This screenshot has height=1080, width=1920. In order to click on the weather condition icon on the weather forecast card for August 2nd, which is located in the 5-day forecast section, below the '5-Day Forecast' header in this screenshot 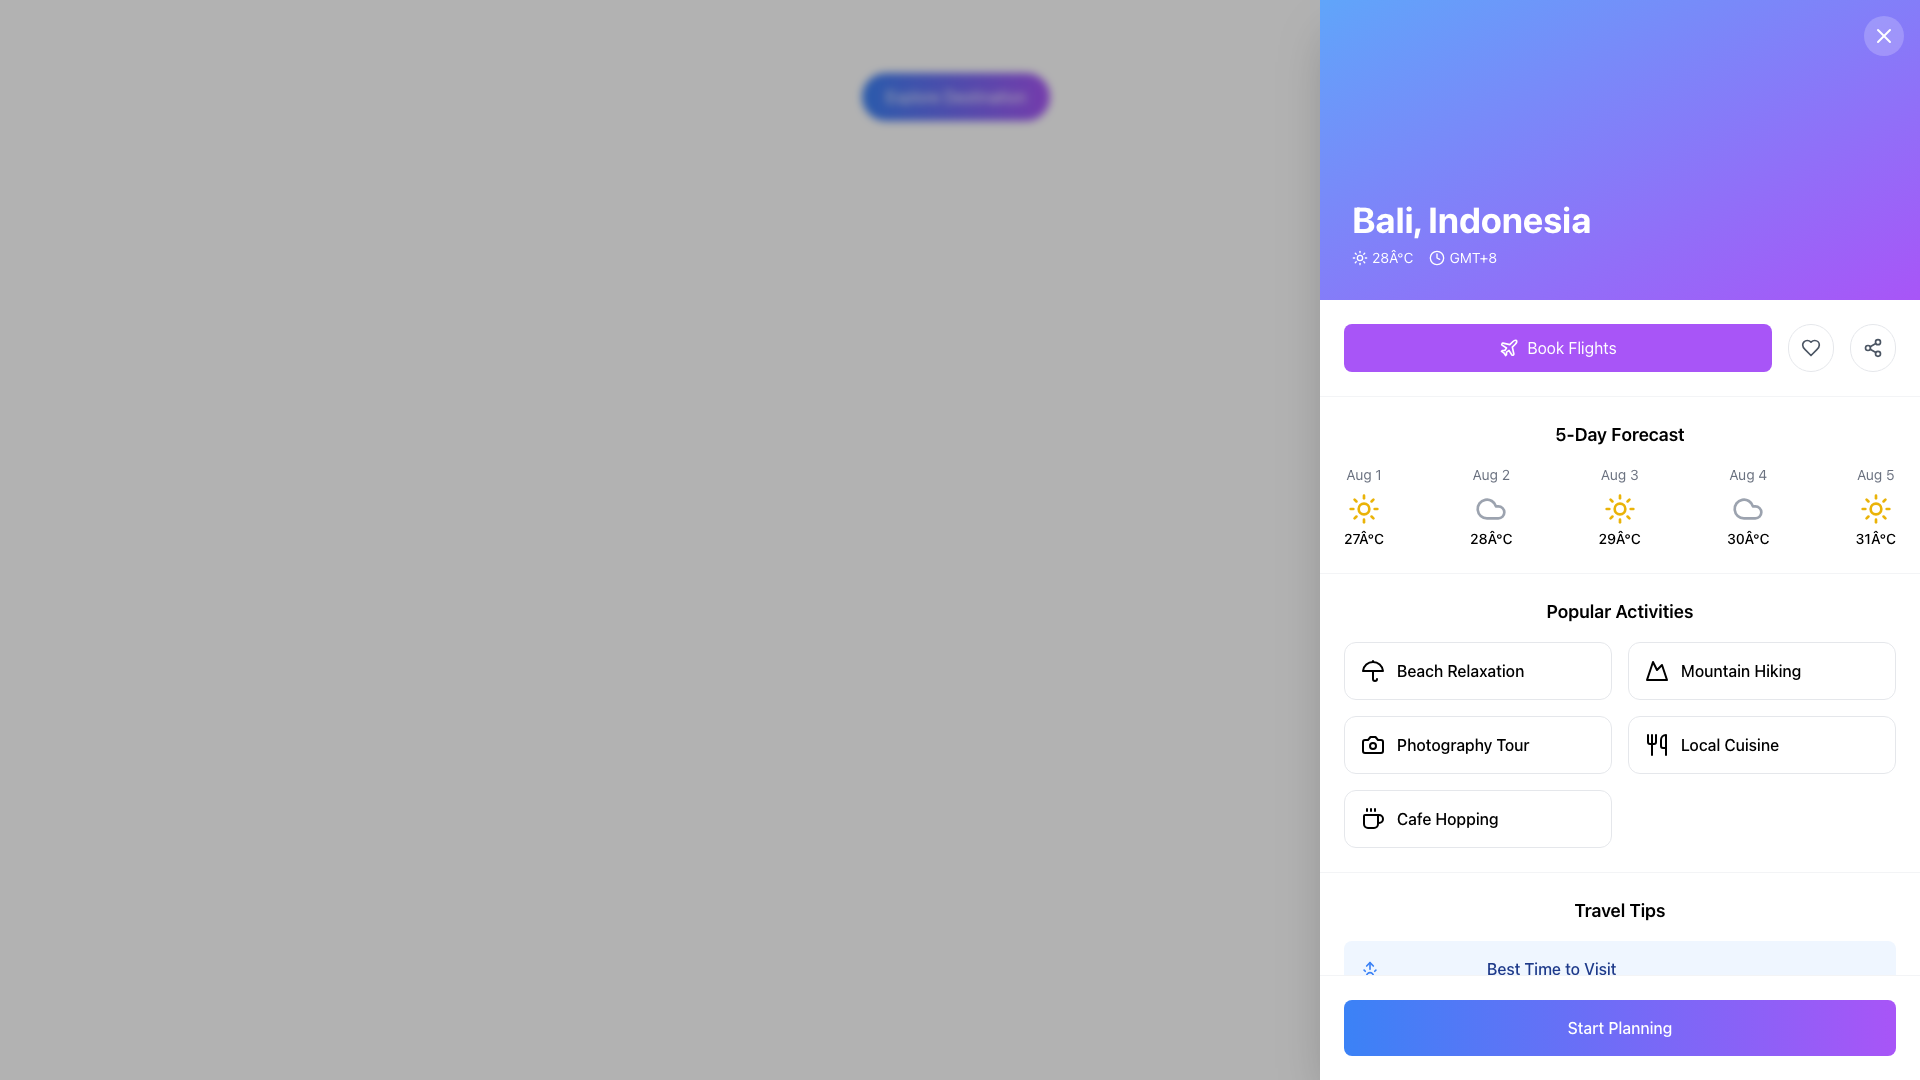, I will do `click(1491, 505)`.